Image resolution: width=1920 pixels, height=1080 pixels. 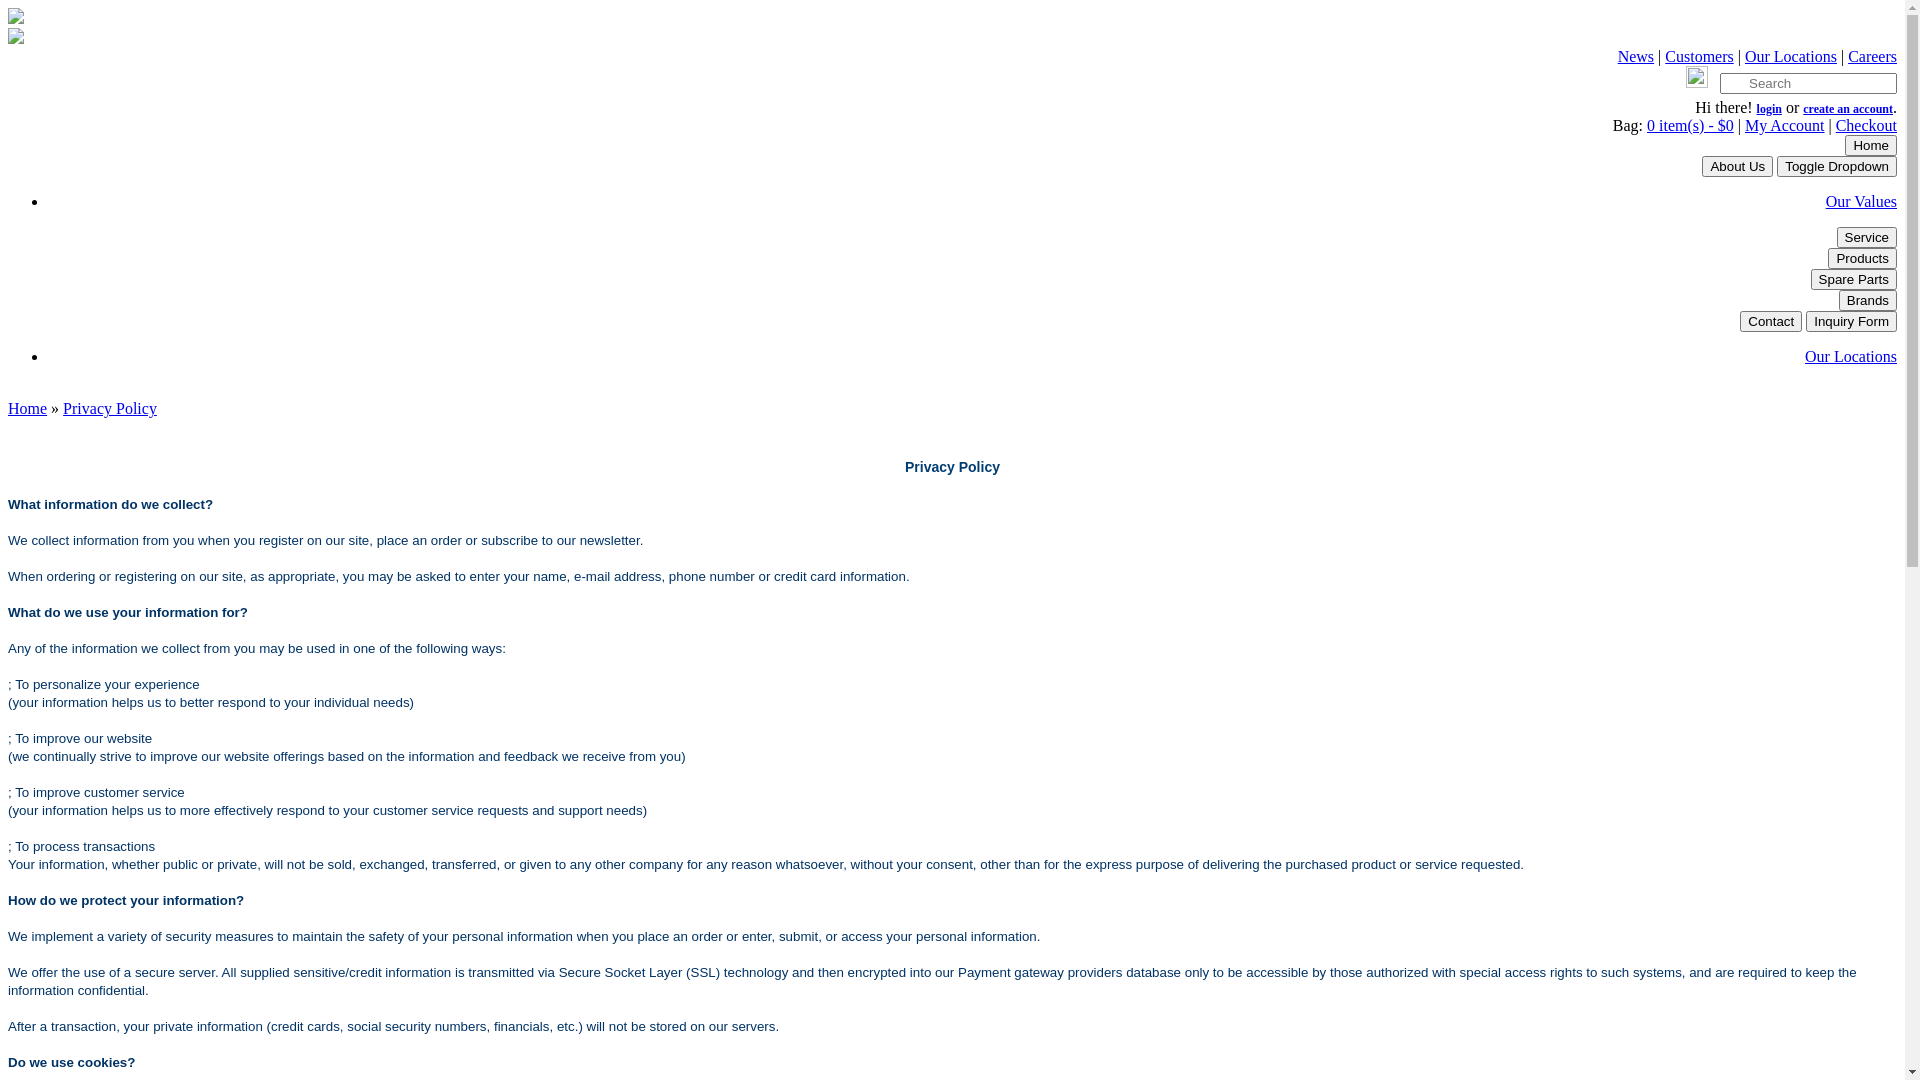 What do you see at coordinates (1810, 279) in the screenshot?
I see `'Spare Parts'` at bounding box center [1810, 279].